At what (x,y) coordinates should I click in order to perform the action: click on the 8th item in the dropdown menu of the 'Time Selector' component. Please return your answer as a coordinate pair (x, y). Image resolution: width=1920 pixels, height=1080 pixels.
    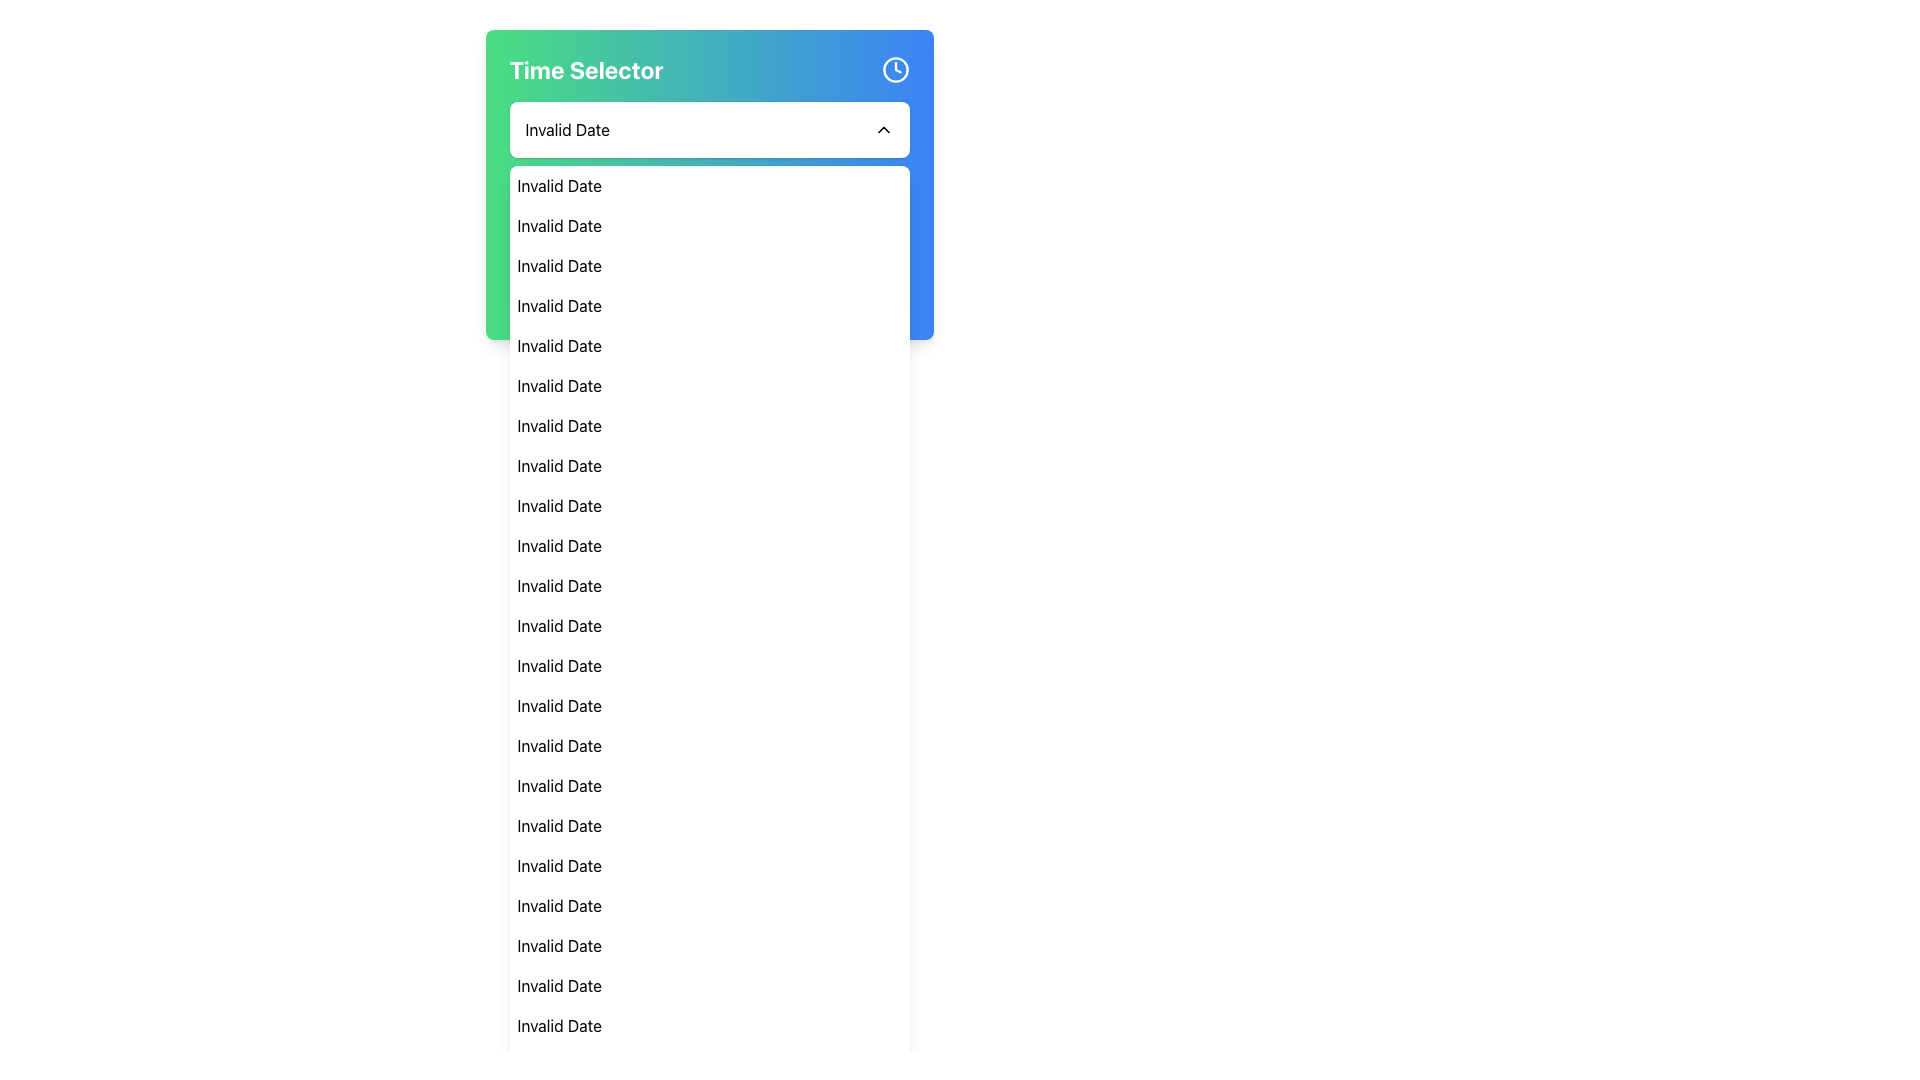
    Looking at the image, I should click on (709, 466).